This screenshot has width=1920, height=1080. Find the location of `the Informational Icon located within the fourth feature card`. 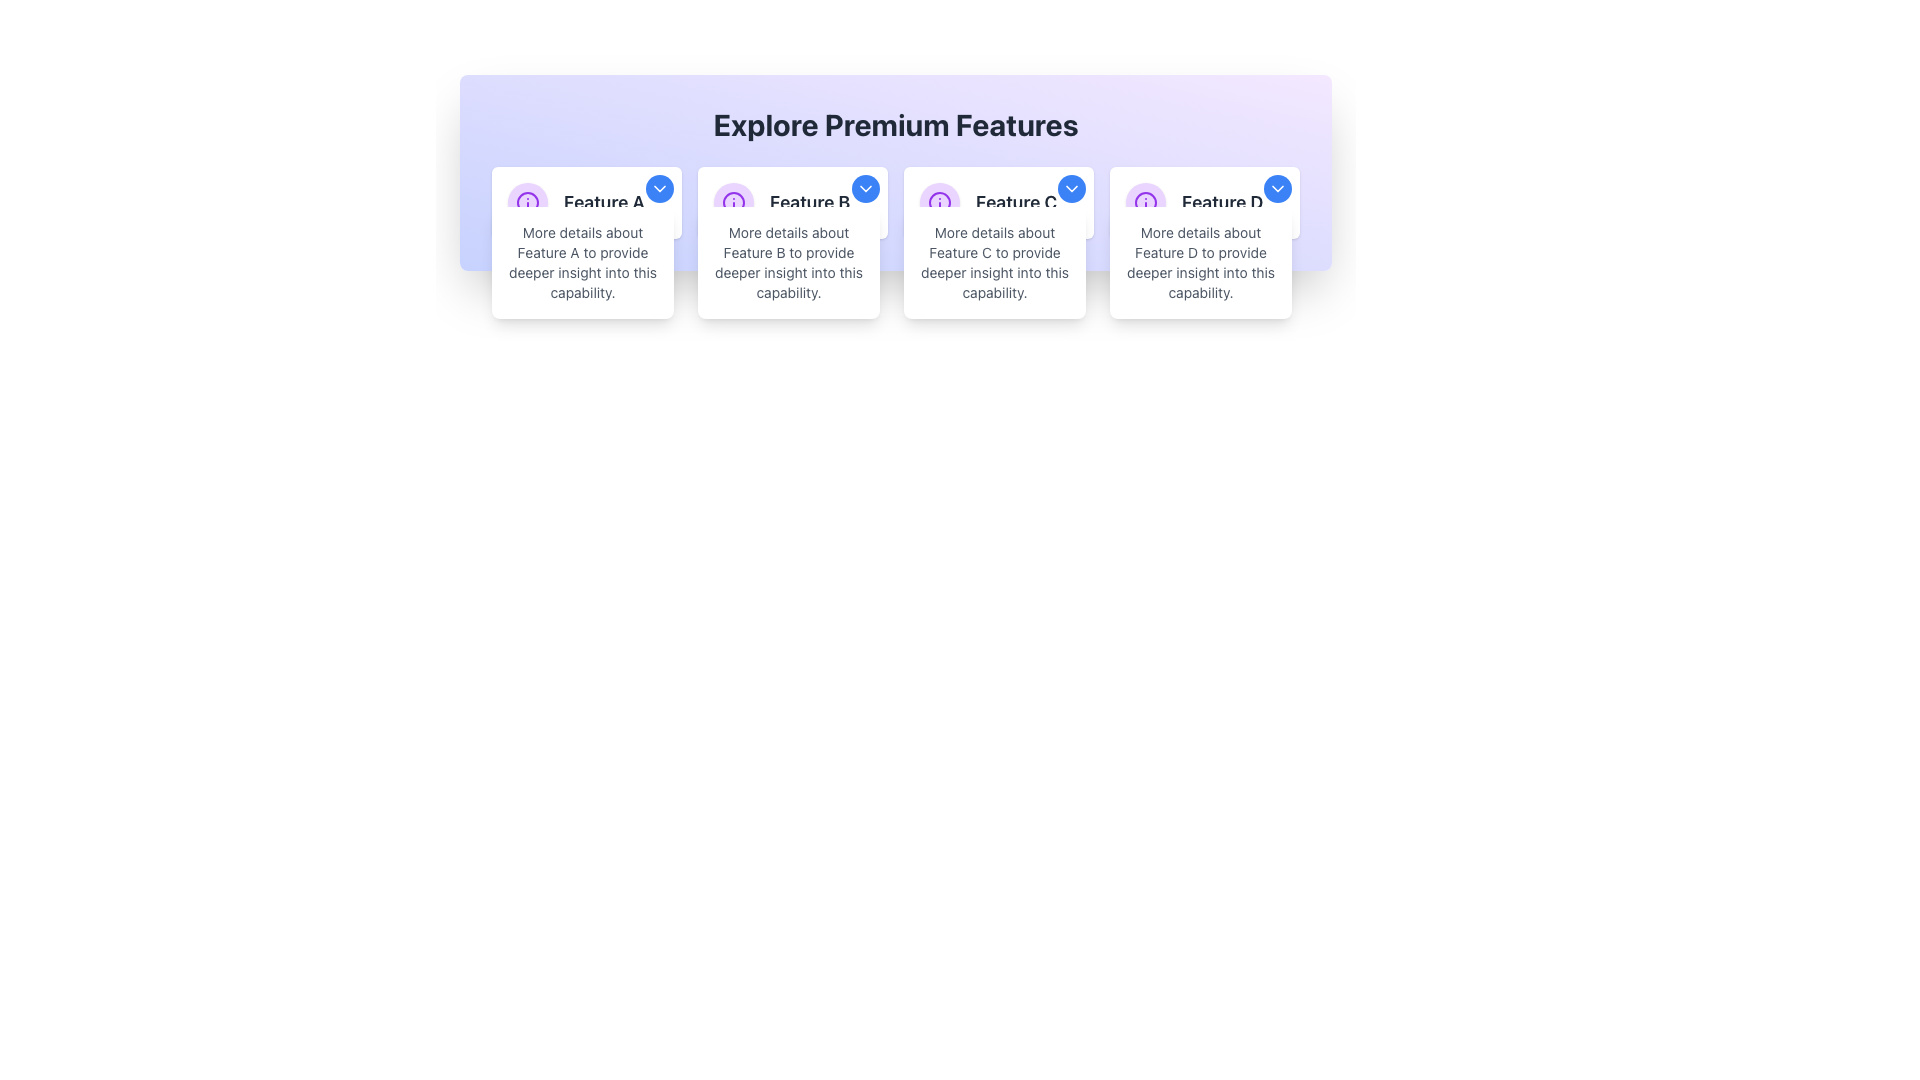

the Informational Icon located within the fourth feature card is located at coordinates (1146, 203).